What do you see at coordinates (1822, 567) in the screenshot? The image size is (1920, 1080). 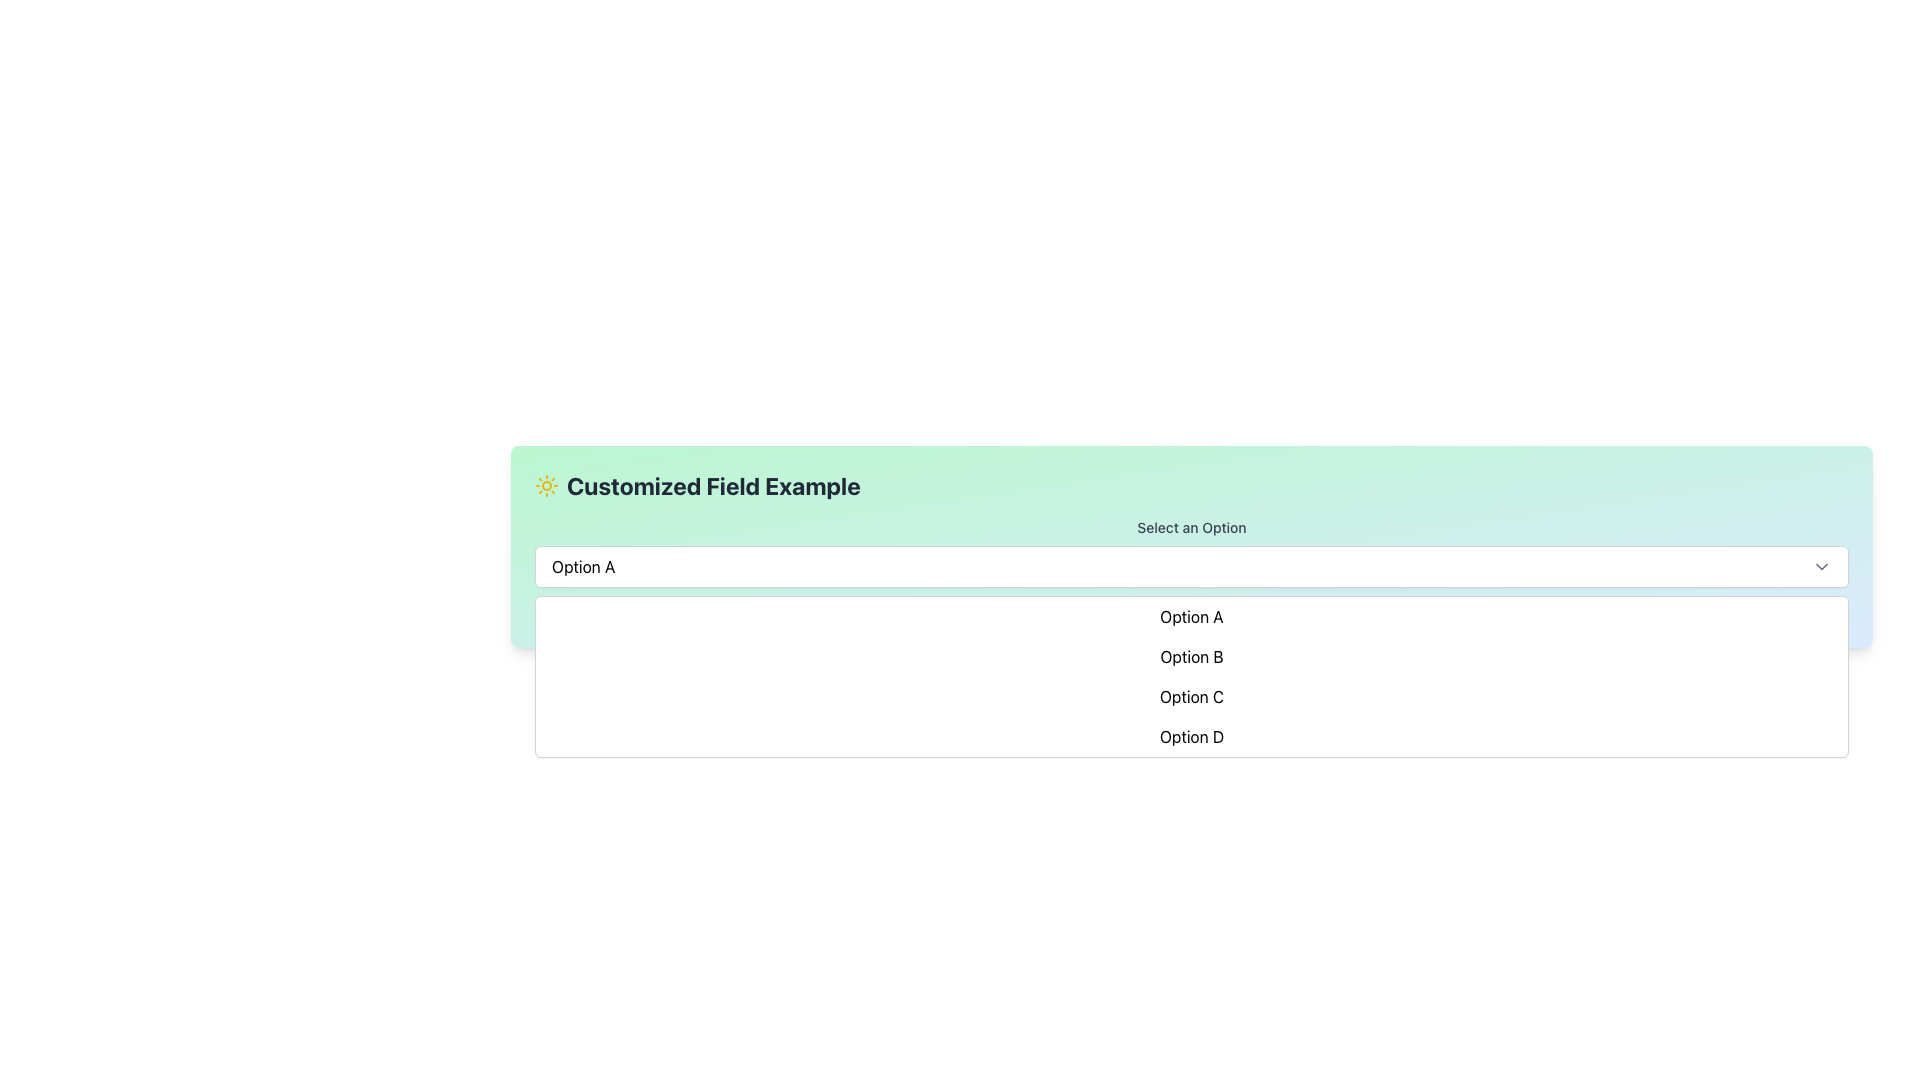 I see `the downward-pointing gray chevron icon located in the rightmost section of the dropdown field` at bounding box center [1822, 567].